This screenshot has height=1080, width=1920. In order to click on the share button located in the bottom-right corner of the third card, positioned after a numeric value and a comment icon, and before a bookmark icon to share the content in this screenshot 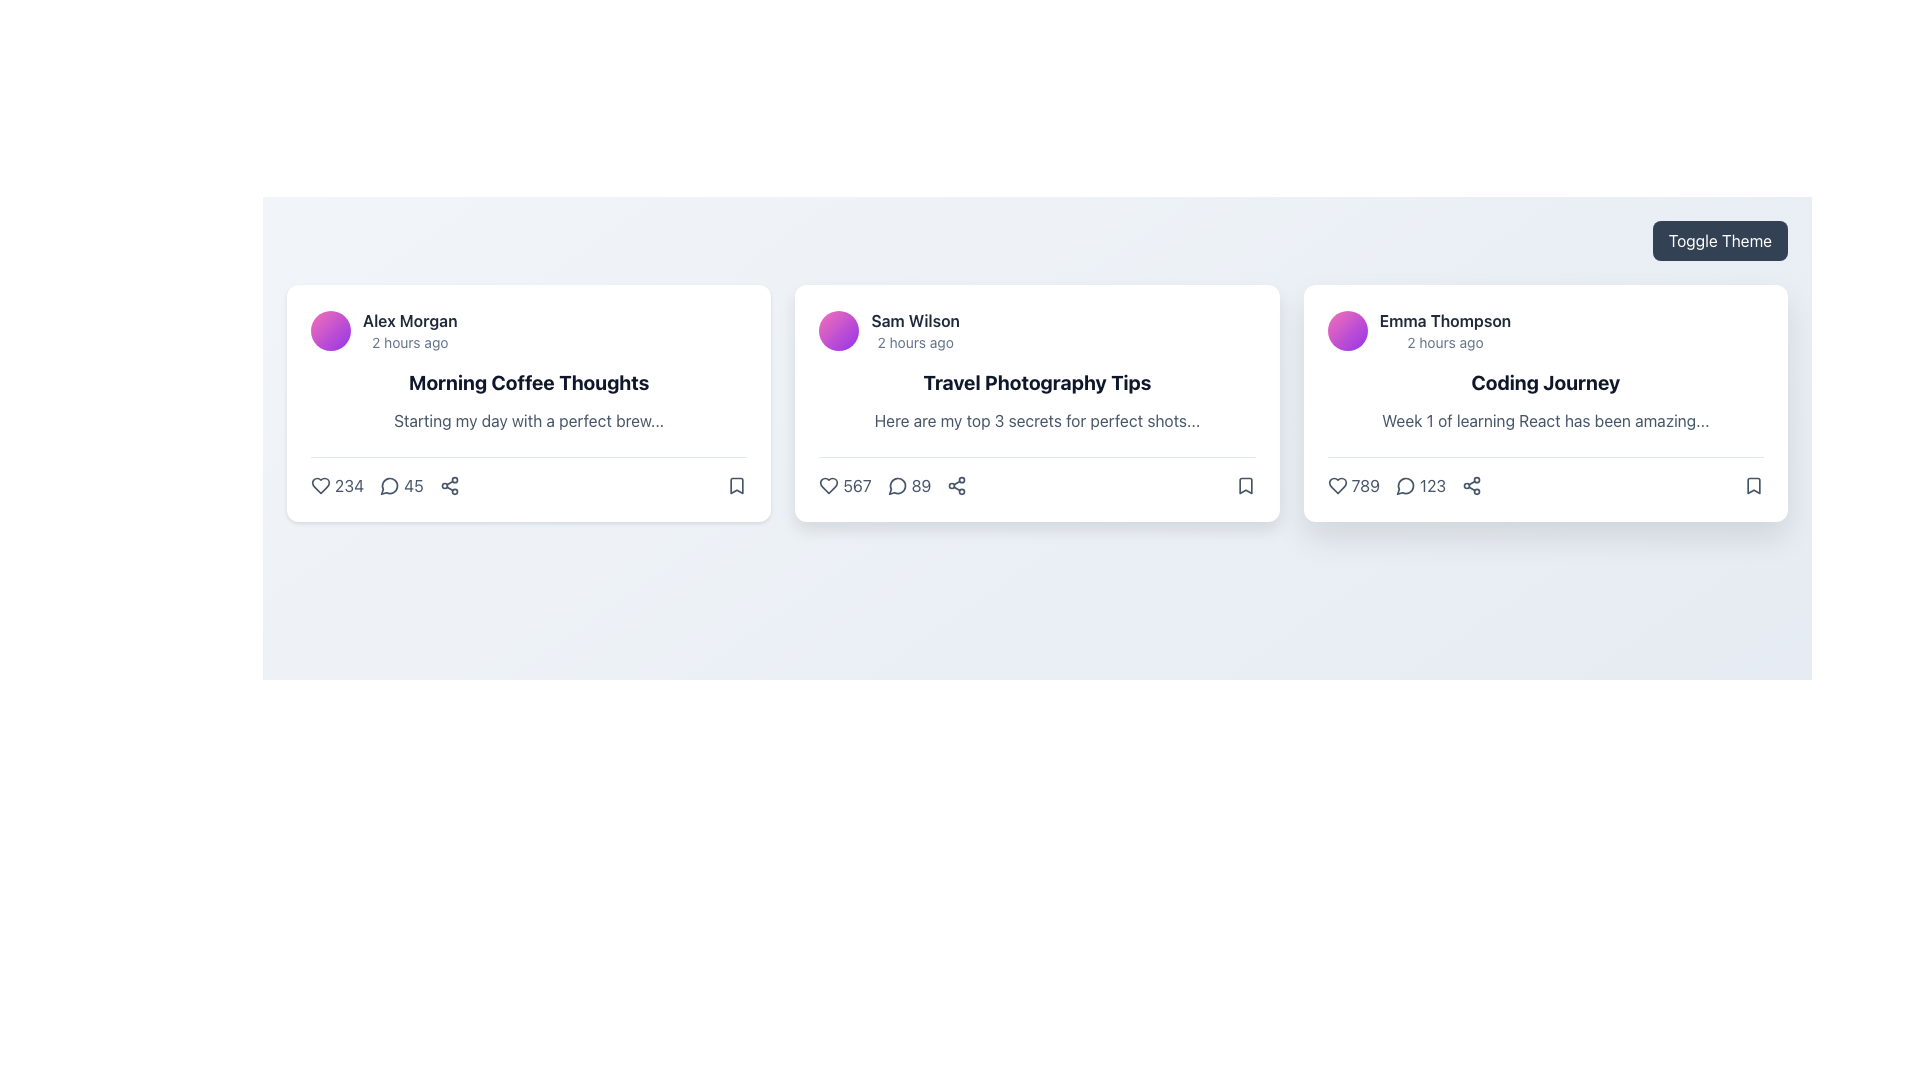, I will do `click(1472, 486)`.